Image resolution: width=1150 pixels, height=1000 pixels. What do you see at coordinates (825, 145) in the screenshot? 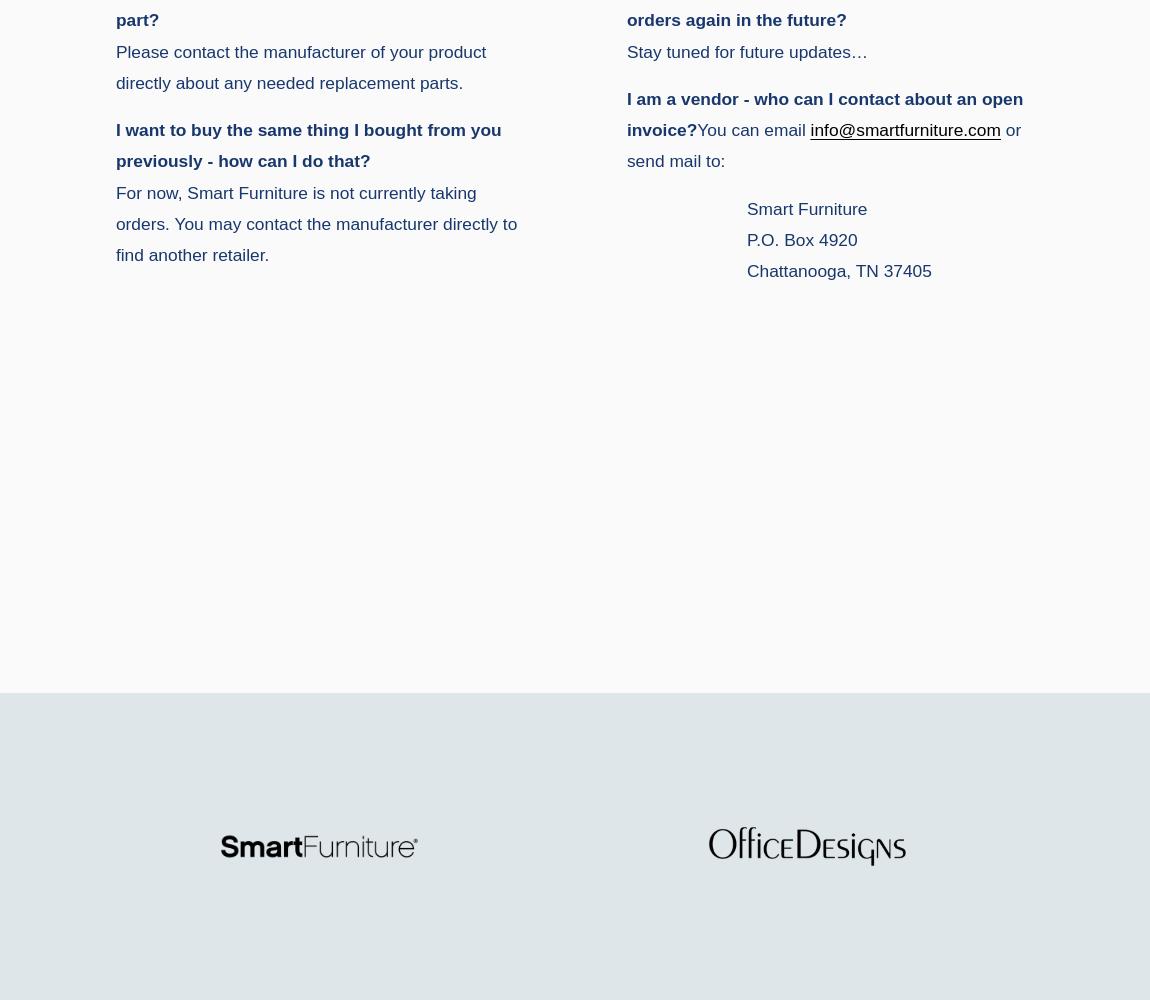
I see `'or send mail to:'` at bounding box center [825, 145].